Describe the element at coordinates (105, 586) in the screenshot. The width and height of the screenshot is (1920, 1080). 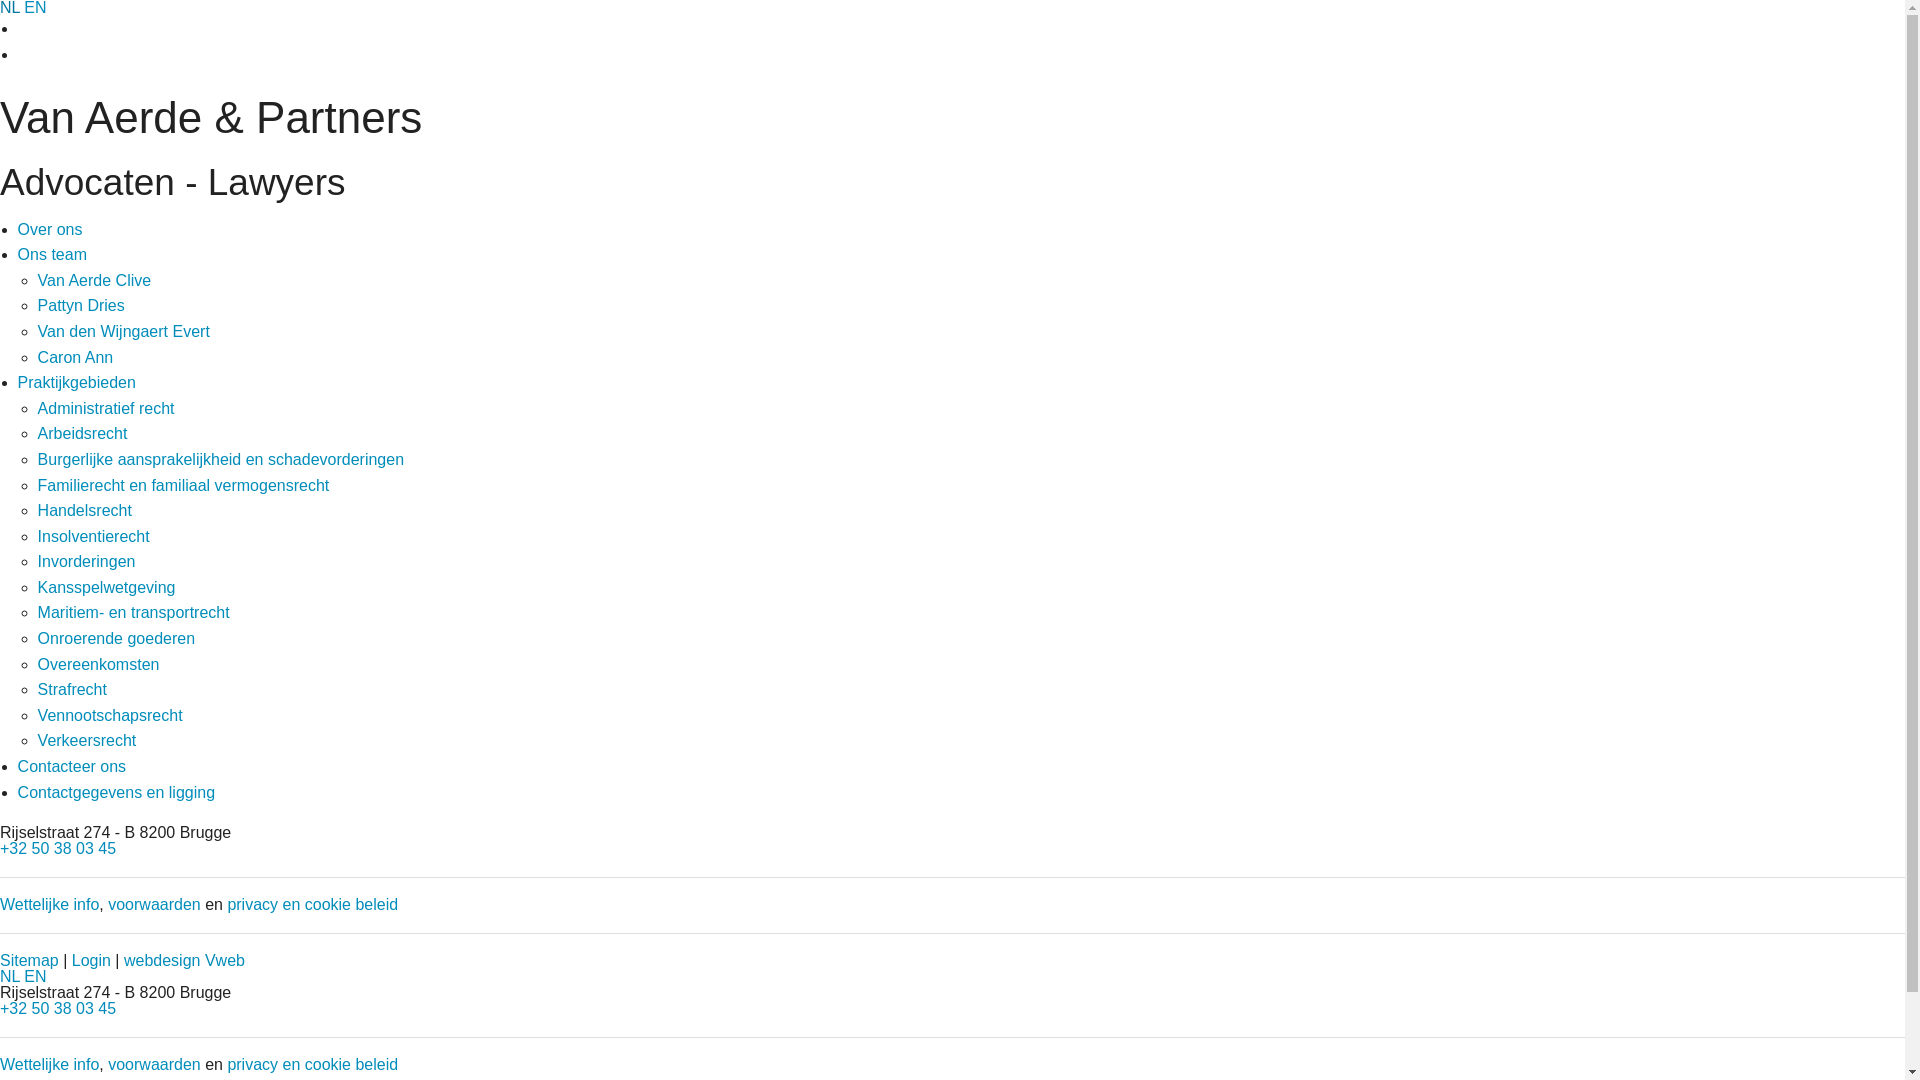
I see `'Kansspelwetgeving'` at that location.